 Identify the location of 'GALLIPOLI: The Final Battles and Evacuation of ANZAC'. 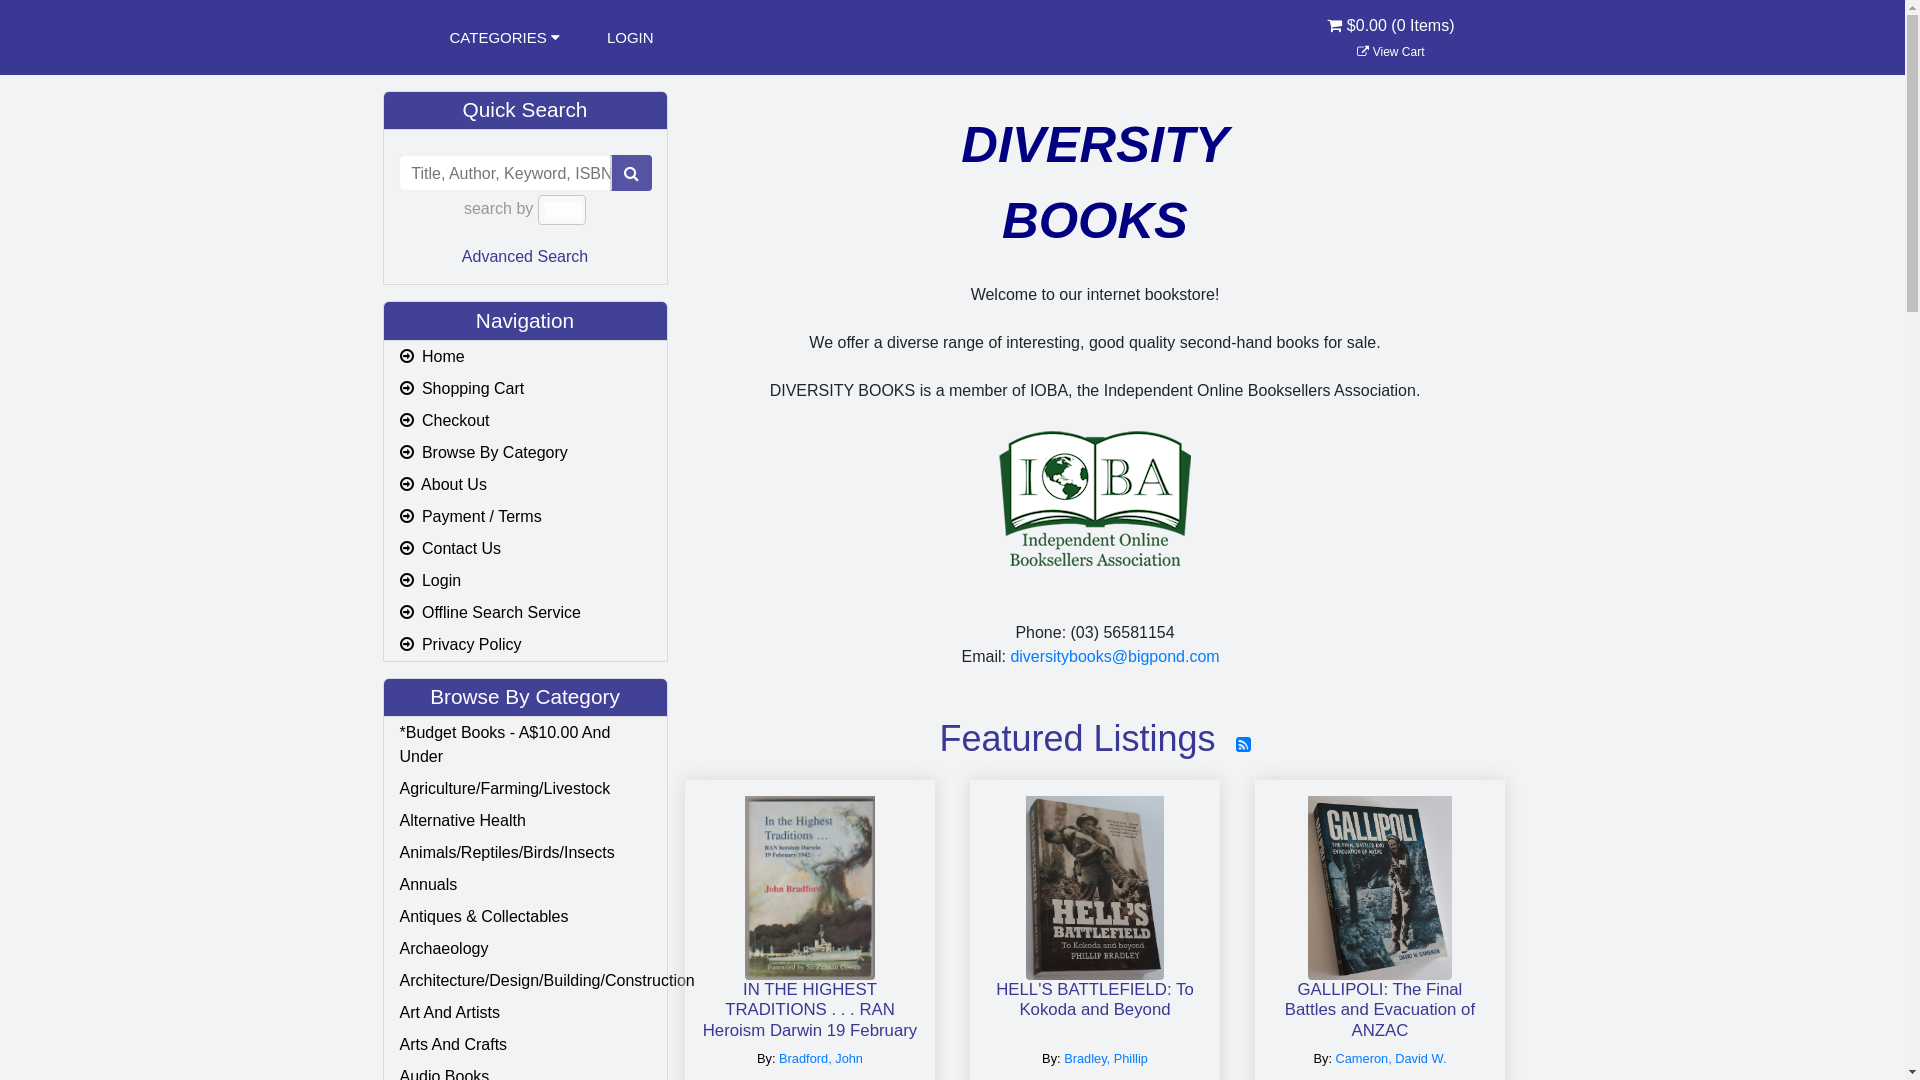
(1378, 878).